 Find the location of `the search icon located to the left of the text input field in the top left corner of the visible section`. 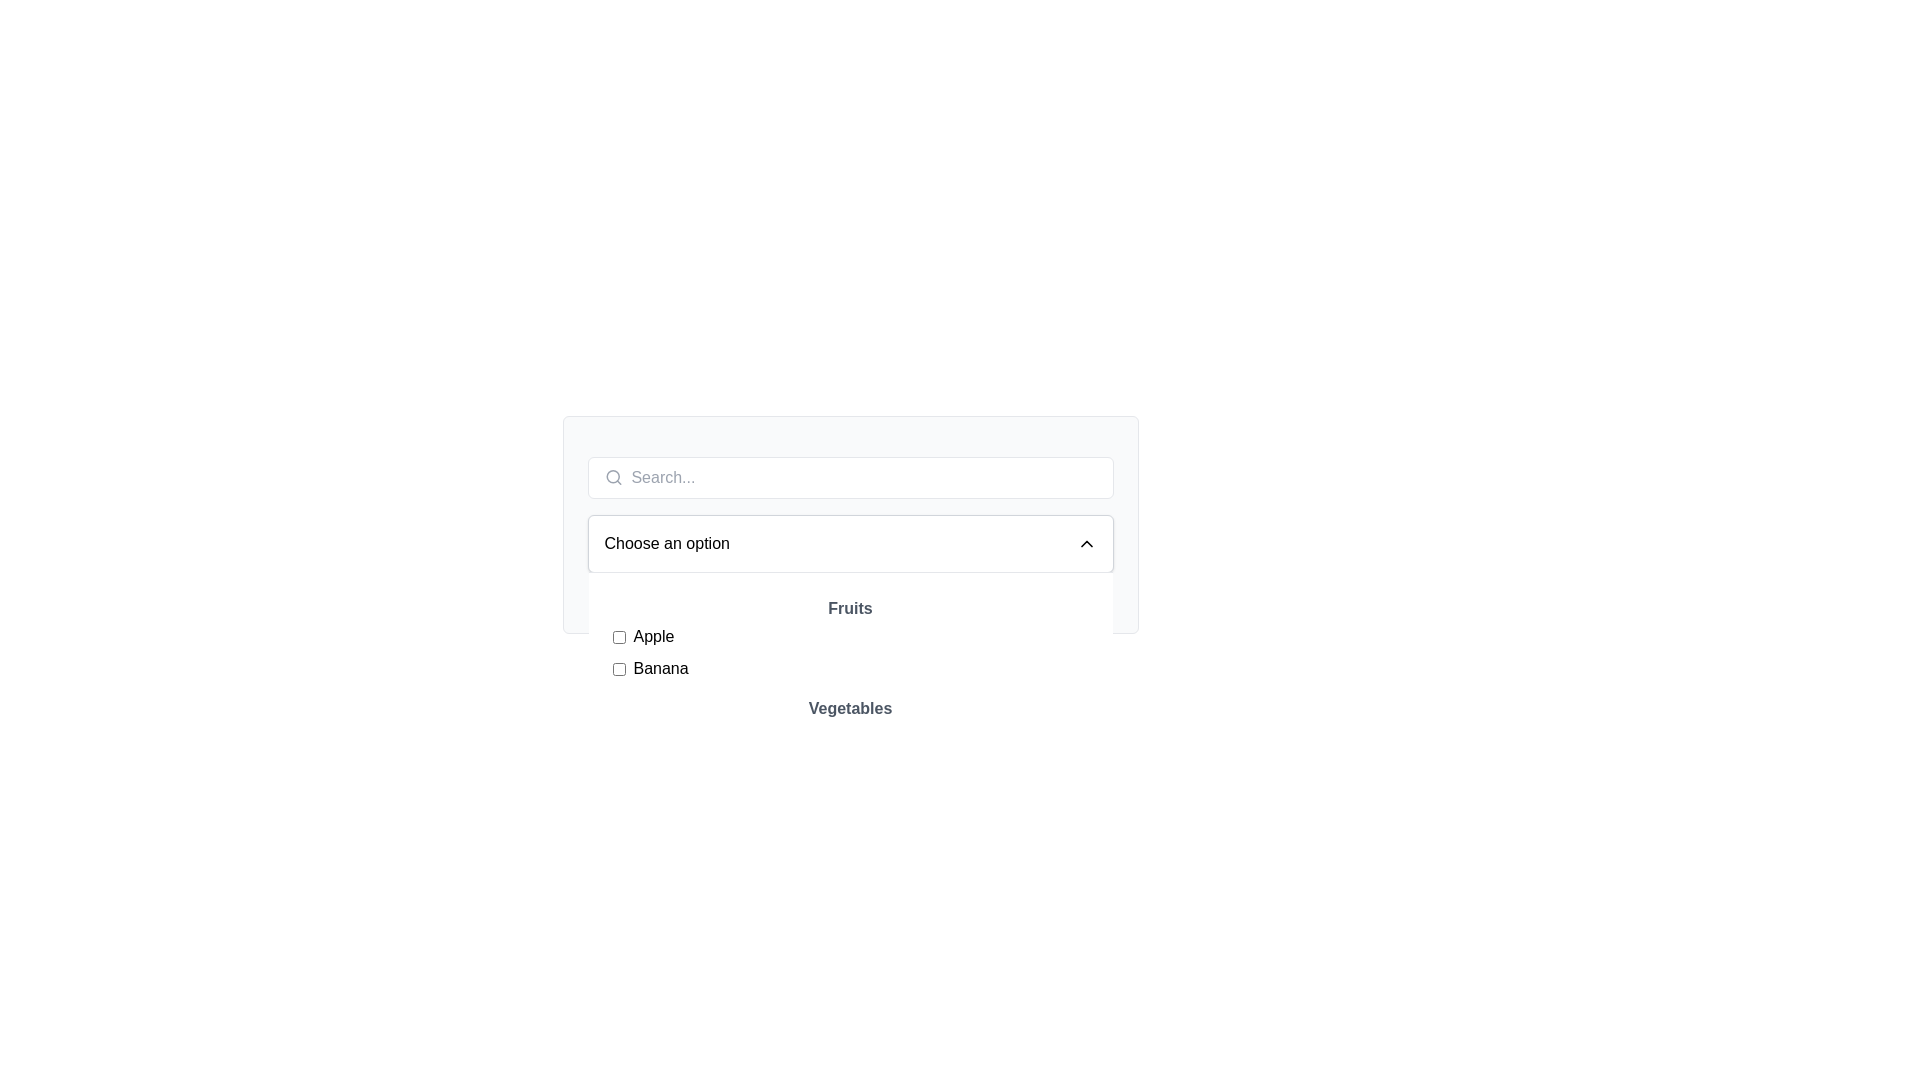

the search icon located to the left of the text input field in the top left corner of the visible section is located at coordinates (613, 478).